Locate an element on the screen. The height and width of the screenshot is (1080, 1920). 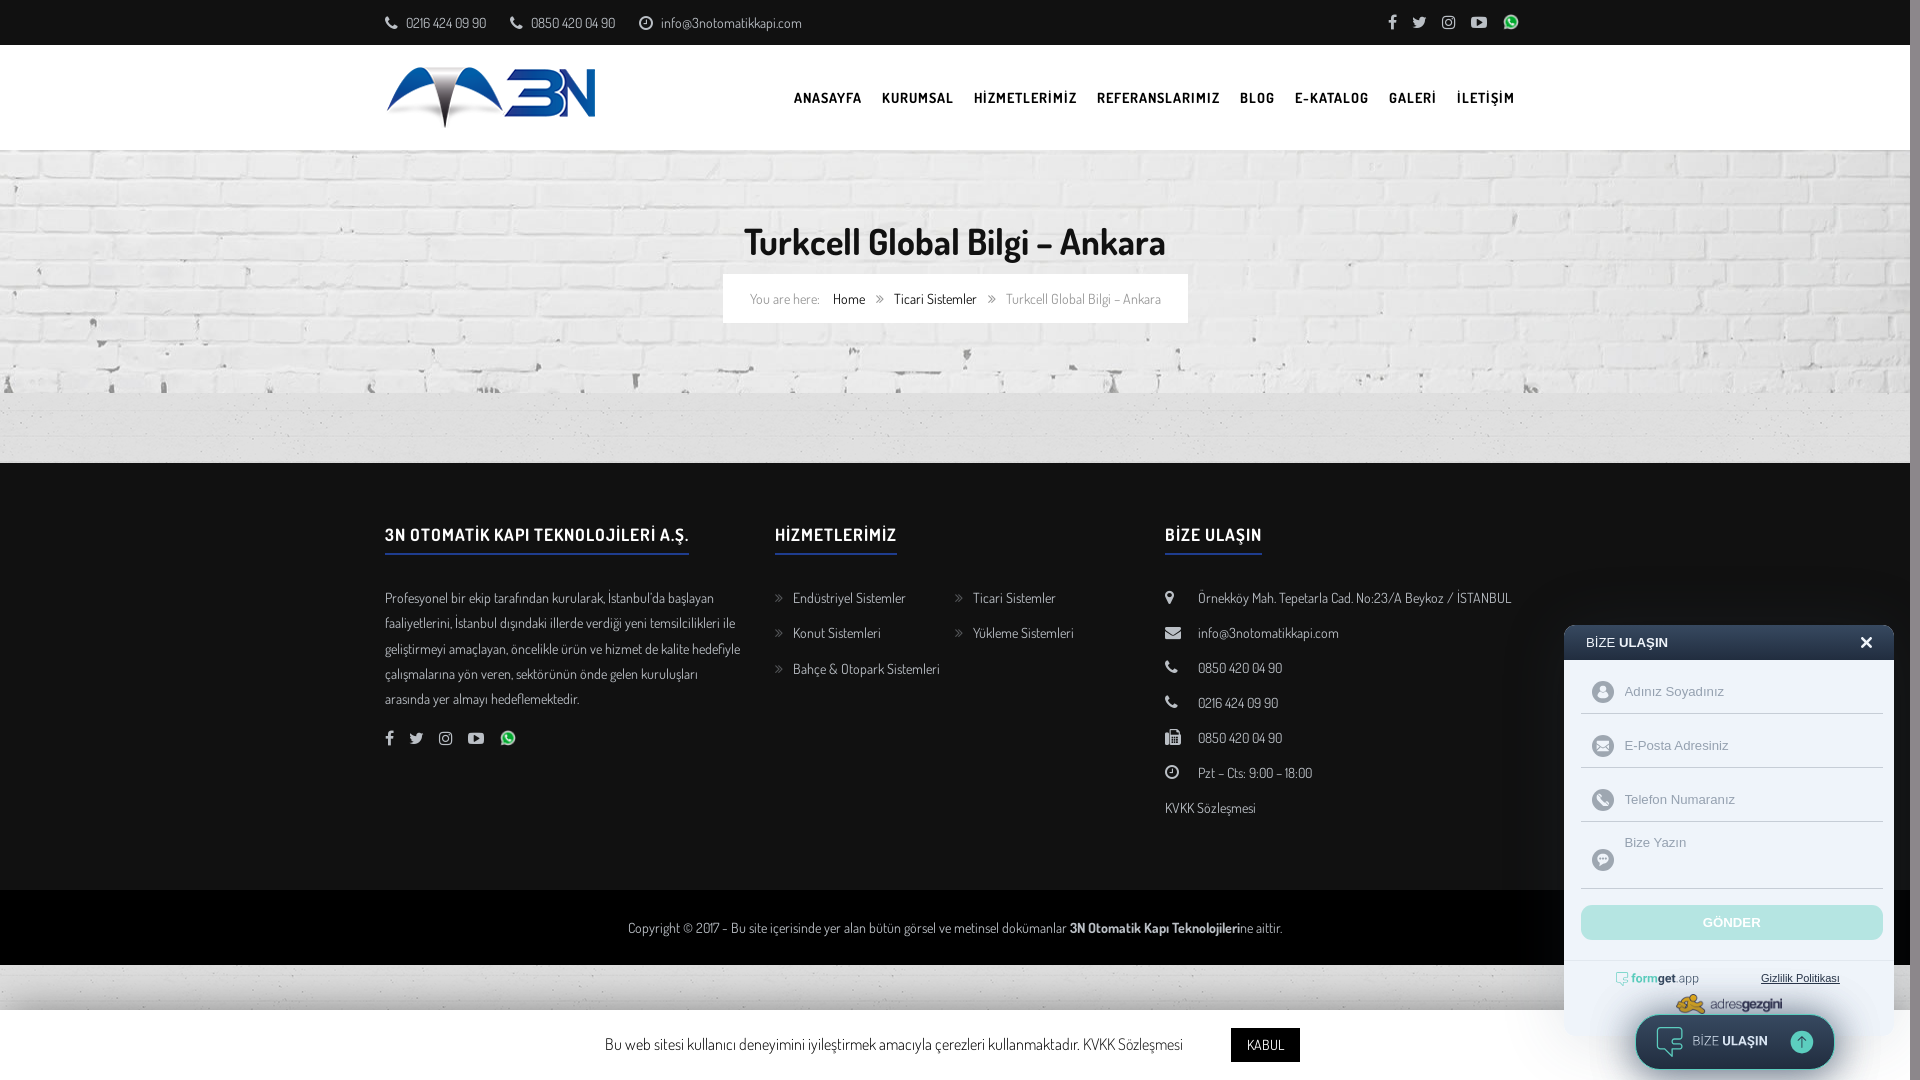
'E-KATALOG' is located at coordinates (1331, 97).